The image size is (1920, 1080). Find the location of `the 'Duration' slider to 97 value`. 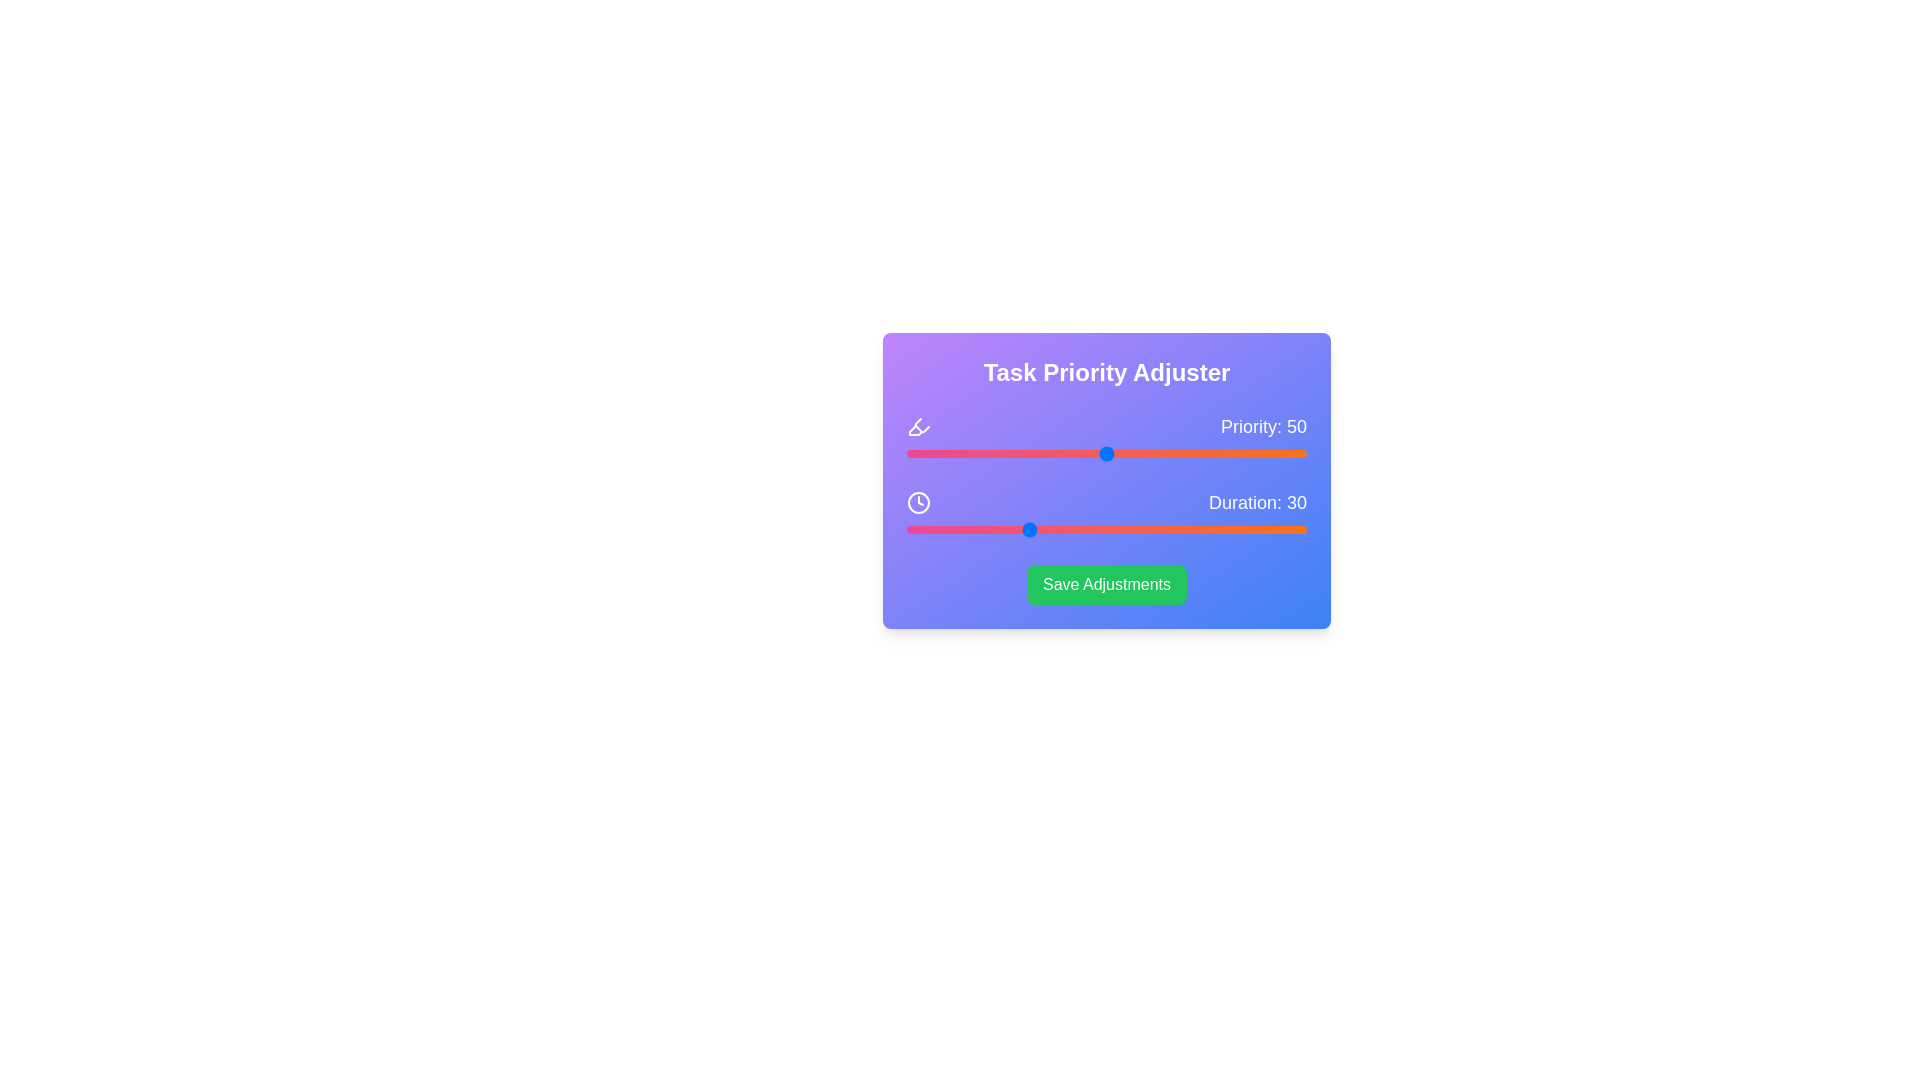

the 'Duration' slider to 97 value is located at coordinates (1295, 528).